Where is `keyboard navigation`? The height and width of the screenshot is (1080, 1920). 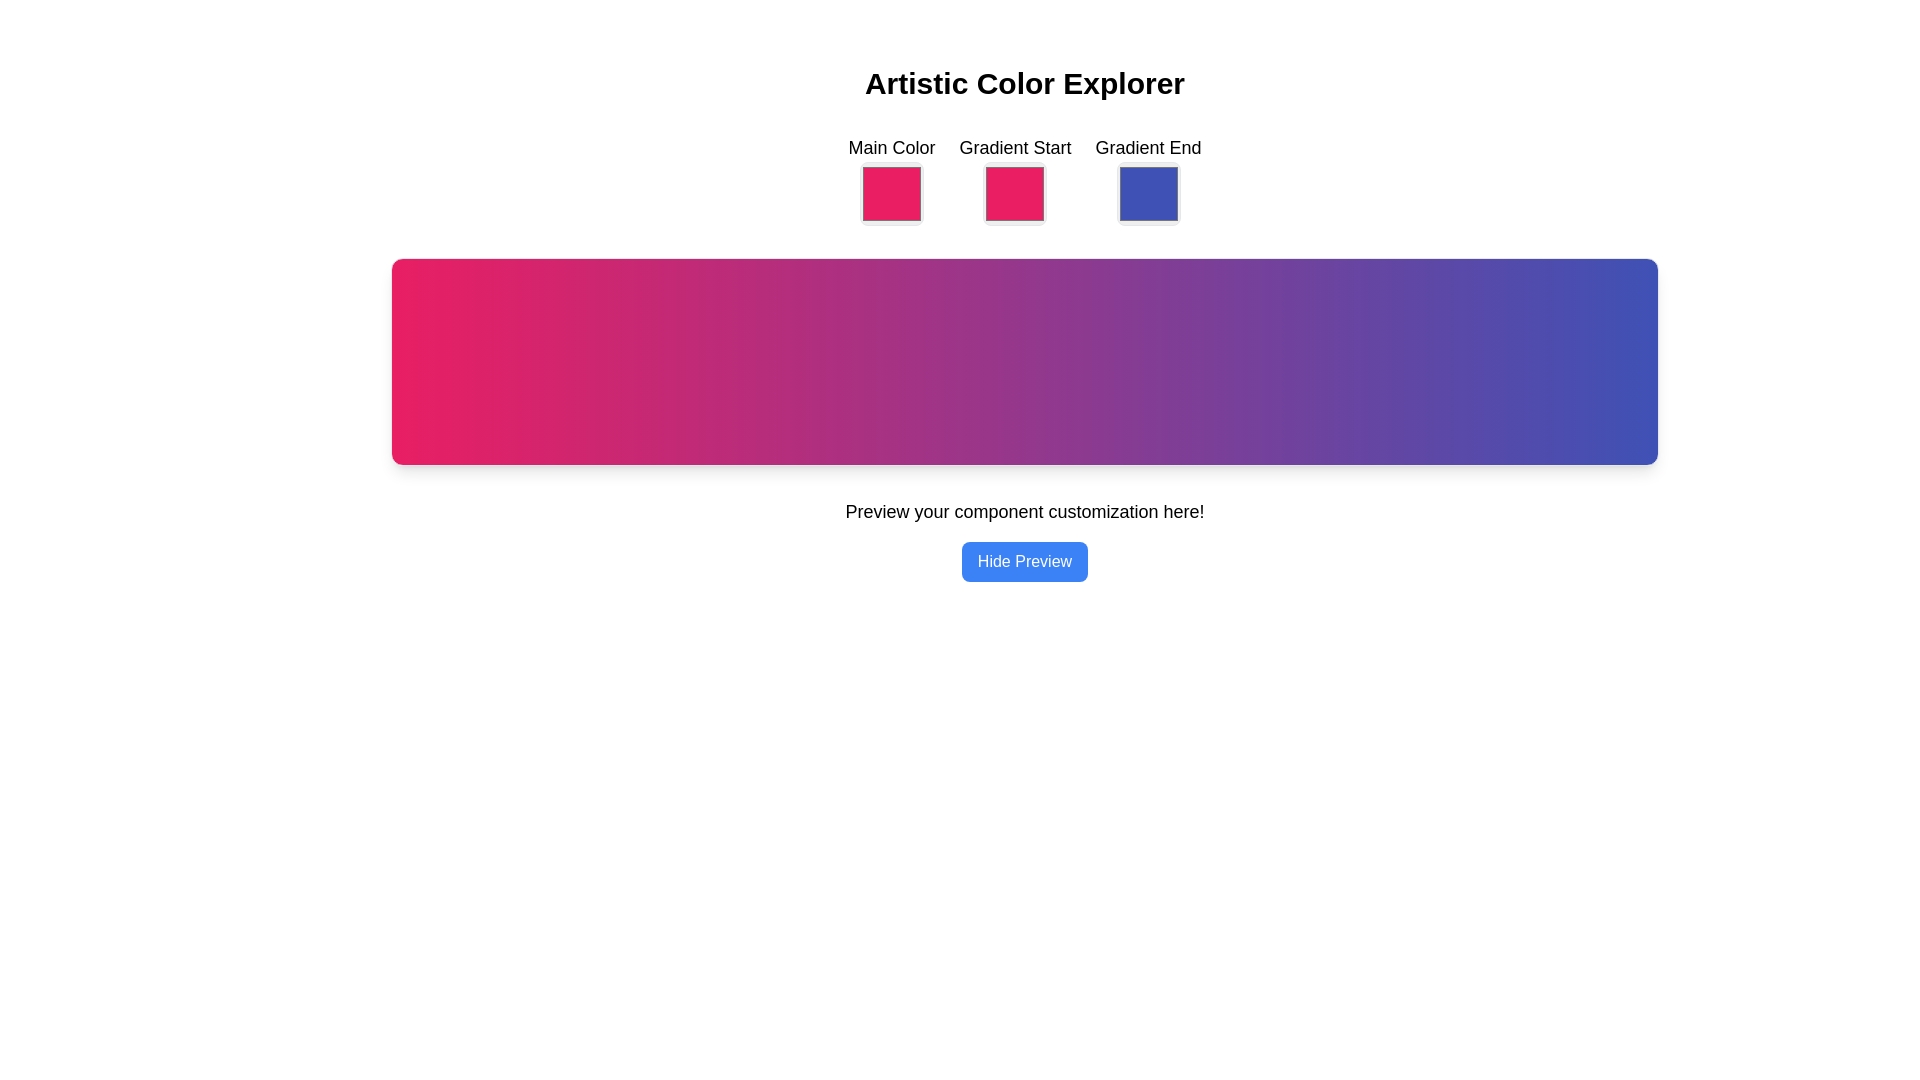 keyboard navigation is located at coordinates (1015, 180).